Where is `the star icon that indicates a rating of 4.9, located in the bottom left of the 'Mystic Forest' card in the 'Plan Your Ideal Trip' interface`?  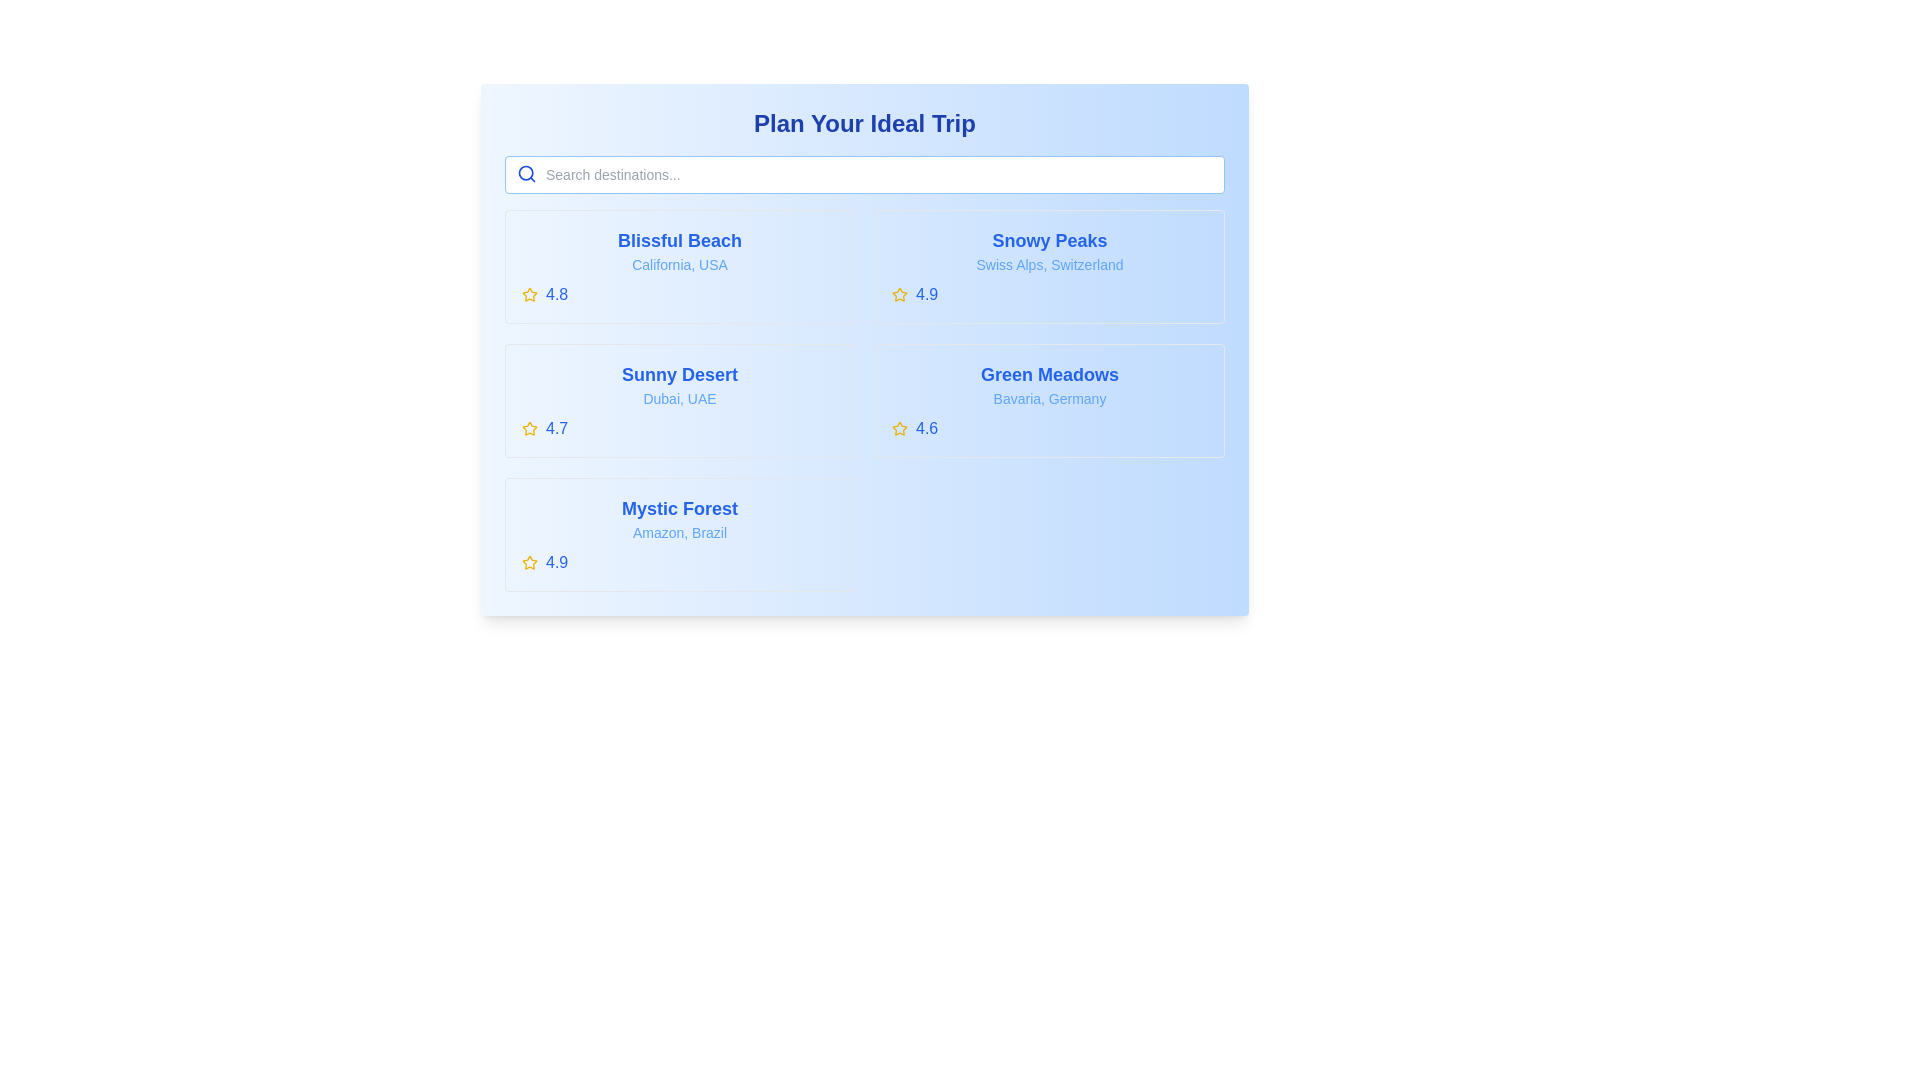
the star icon that indicates a rating of 4.9, located in the bottom left of the 'Mystic Forest' card in the 'Plan Your Ideal Trip' interface is located at coordinates (529, 563).